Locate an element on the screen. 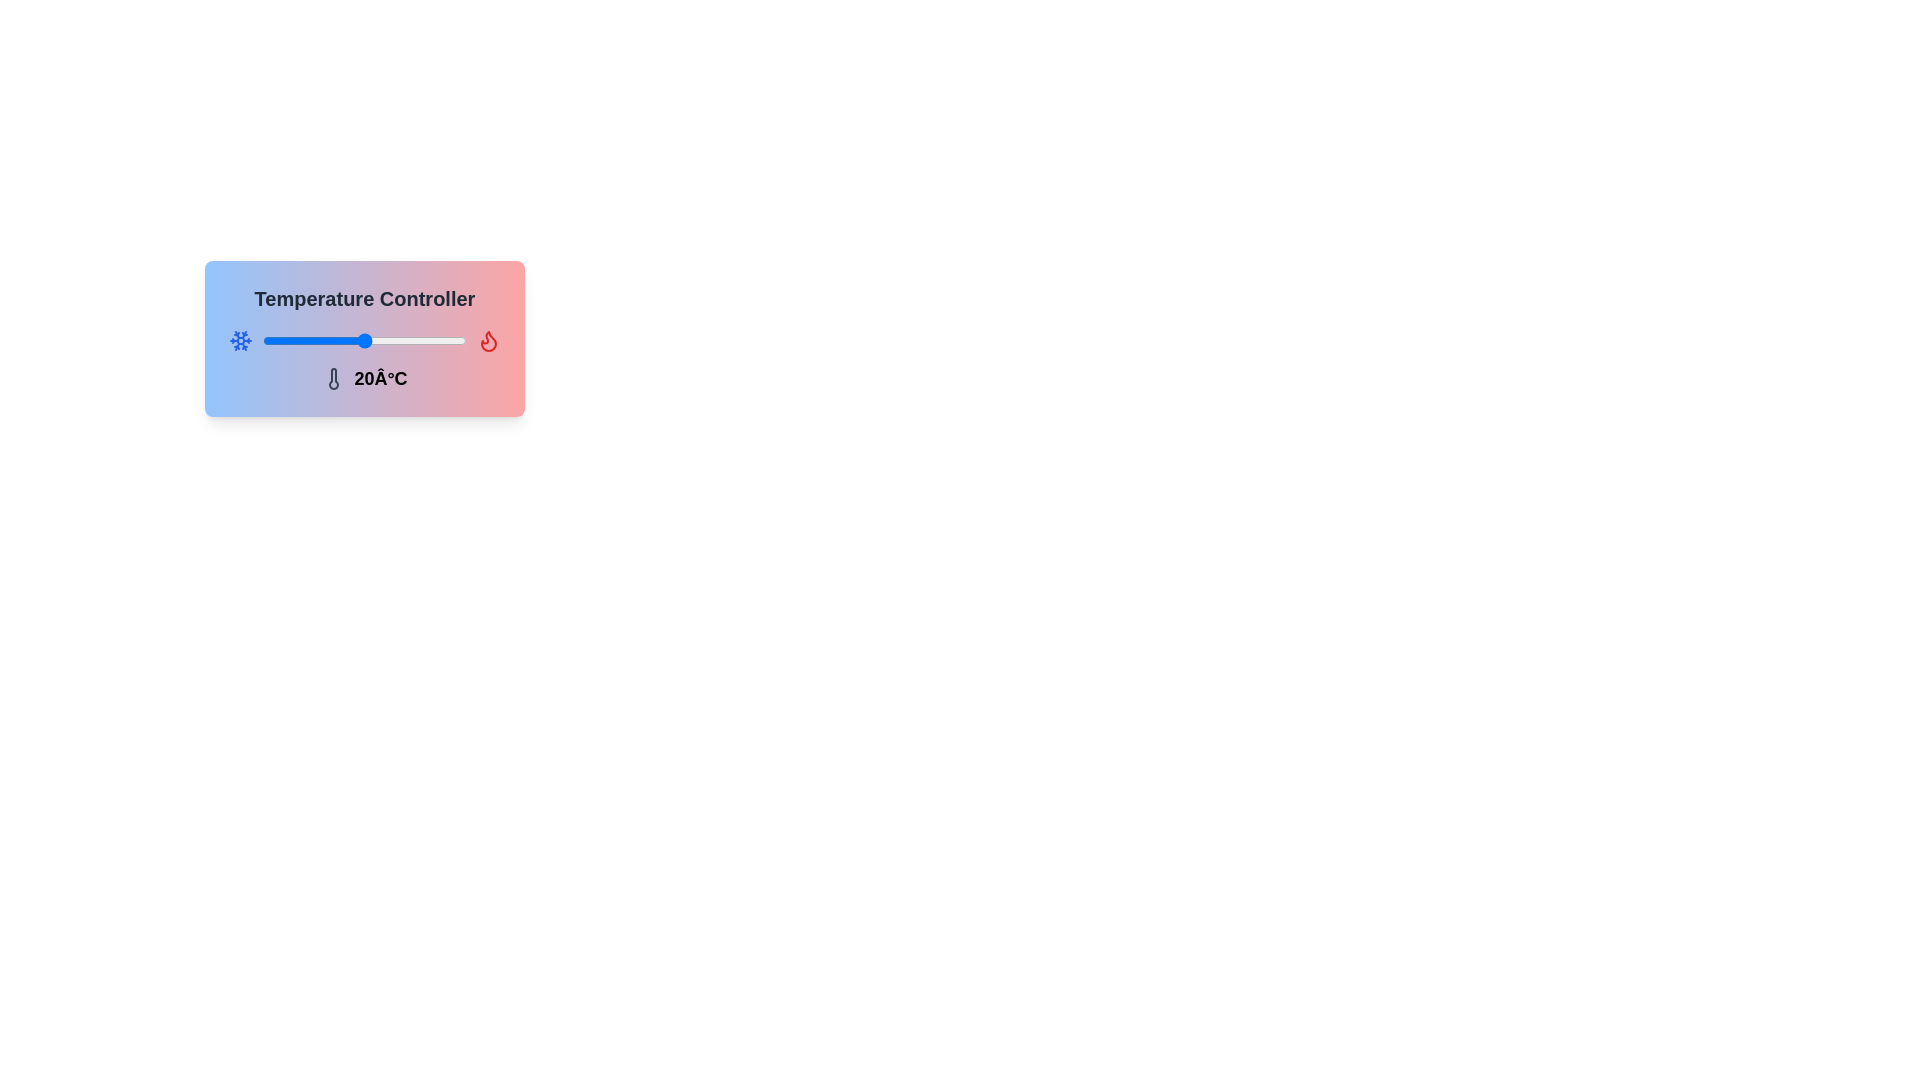 This screenshot has height=1080, width=1920. the temperature slider to set the temperature to 46°C is located at coordinates (452, 339).